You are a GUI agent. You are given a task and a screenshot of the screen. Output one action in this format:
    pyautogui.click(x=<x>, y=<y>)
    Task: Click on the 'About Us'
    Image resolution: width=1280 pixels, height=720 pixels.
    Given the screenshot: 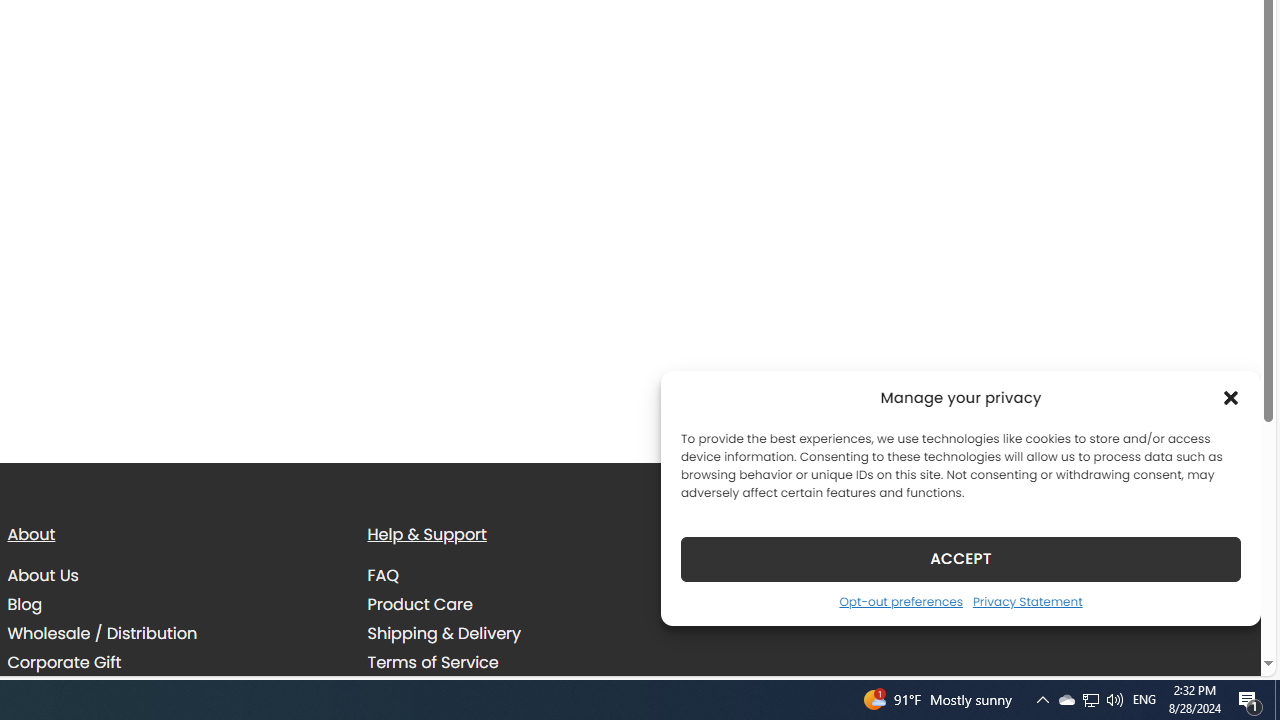 What is the action you would take?
    pyautogui.click(x=42, y=576)
    